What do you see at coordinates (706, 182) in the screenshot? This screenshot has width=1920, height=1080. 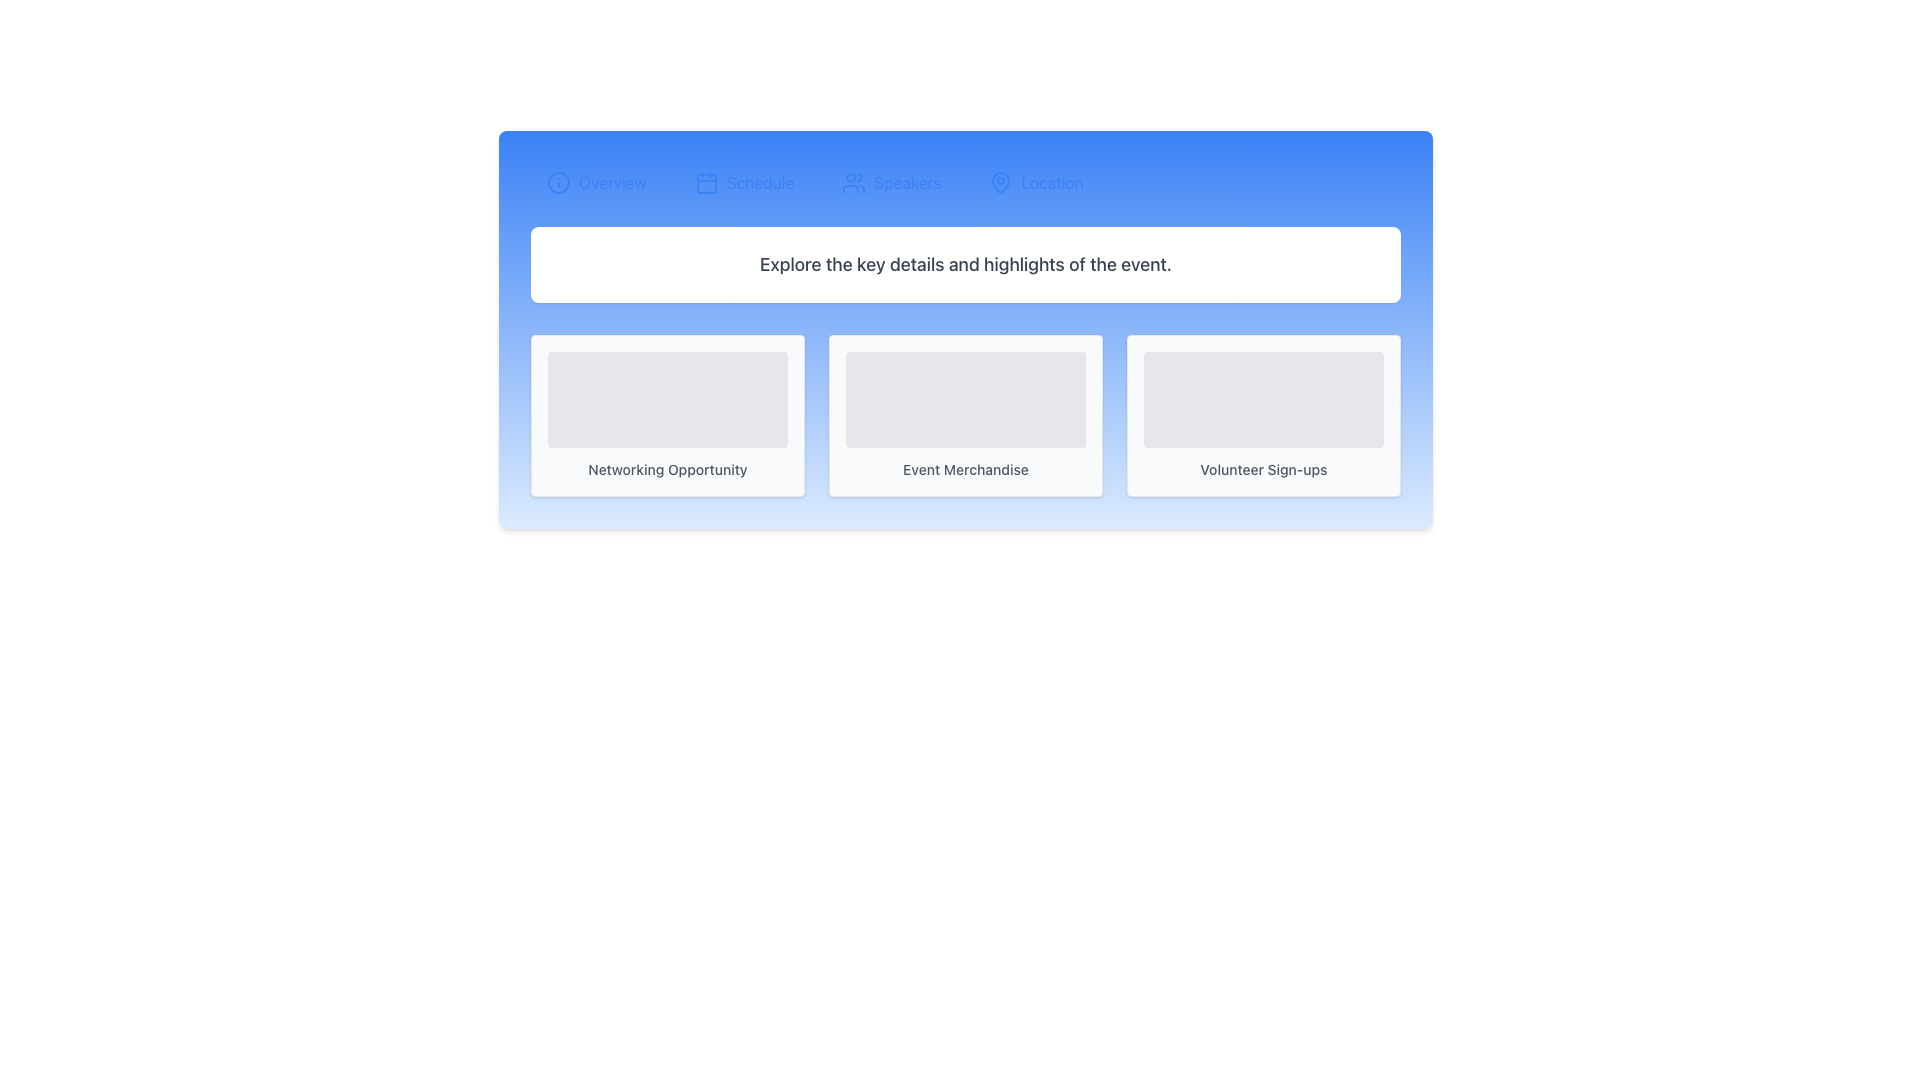 I see `the calendar icon located in the 'Schedule' tab header, which is styled in blue and positioned left of the text label 'Schedule'` at bounding box center [706, 182].